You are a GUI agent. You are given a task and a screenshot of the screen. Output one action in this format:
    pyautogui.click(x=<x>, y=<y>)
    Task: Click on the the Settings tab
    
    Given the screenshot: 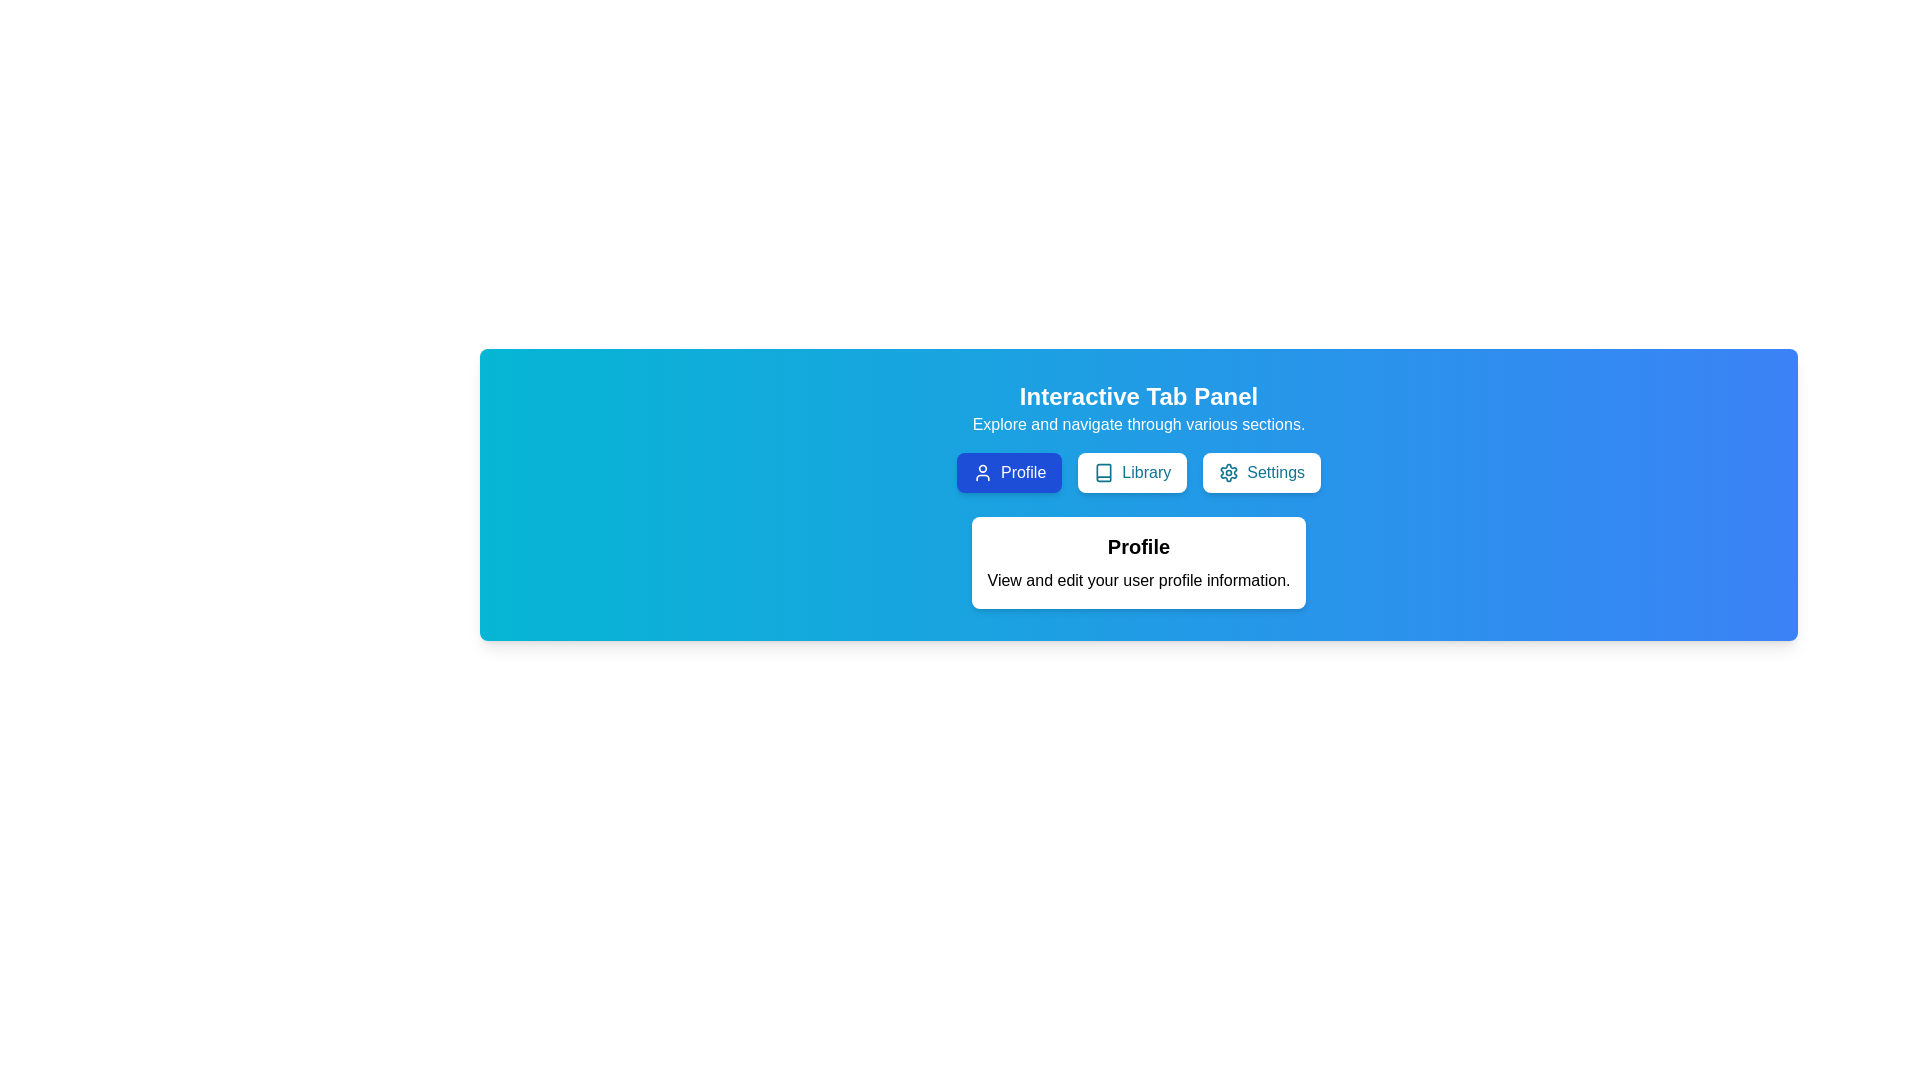 What is the action you would take?
    pyautogui.click(x=1261, y=473)
    